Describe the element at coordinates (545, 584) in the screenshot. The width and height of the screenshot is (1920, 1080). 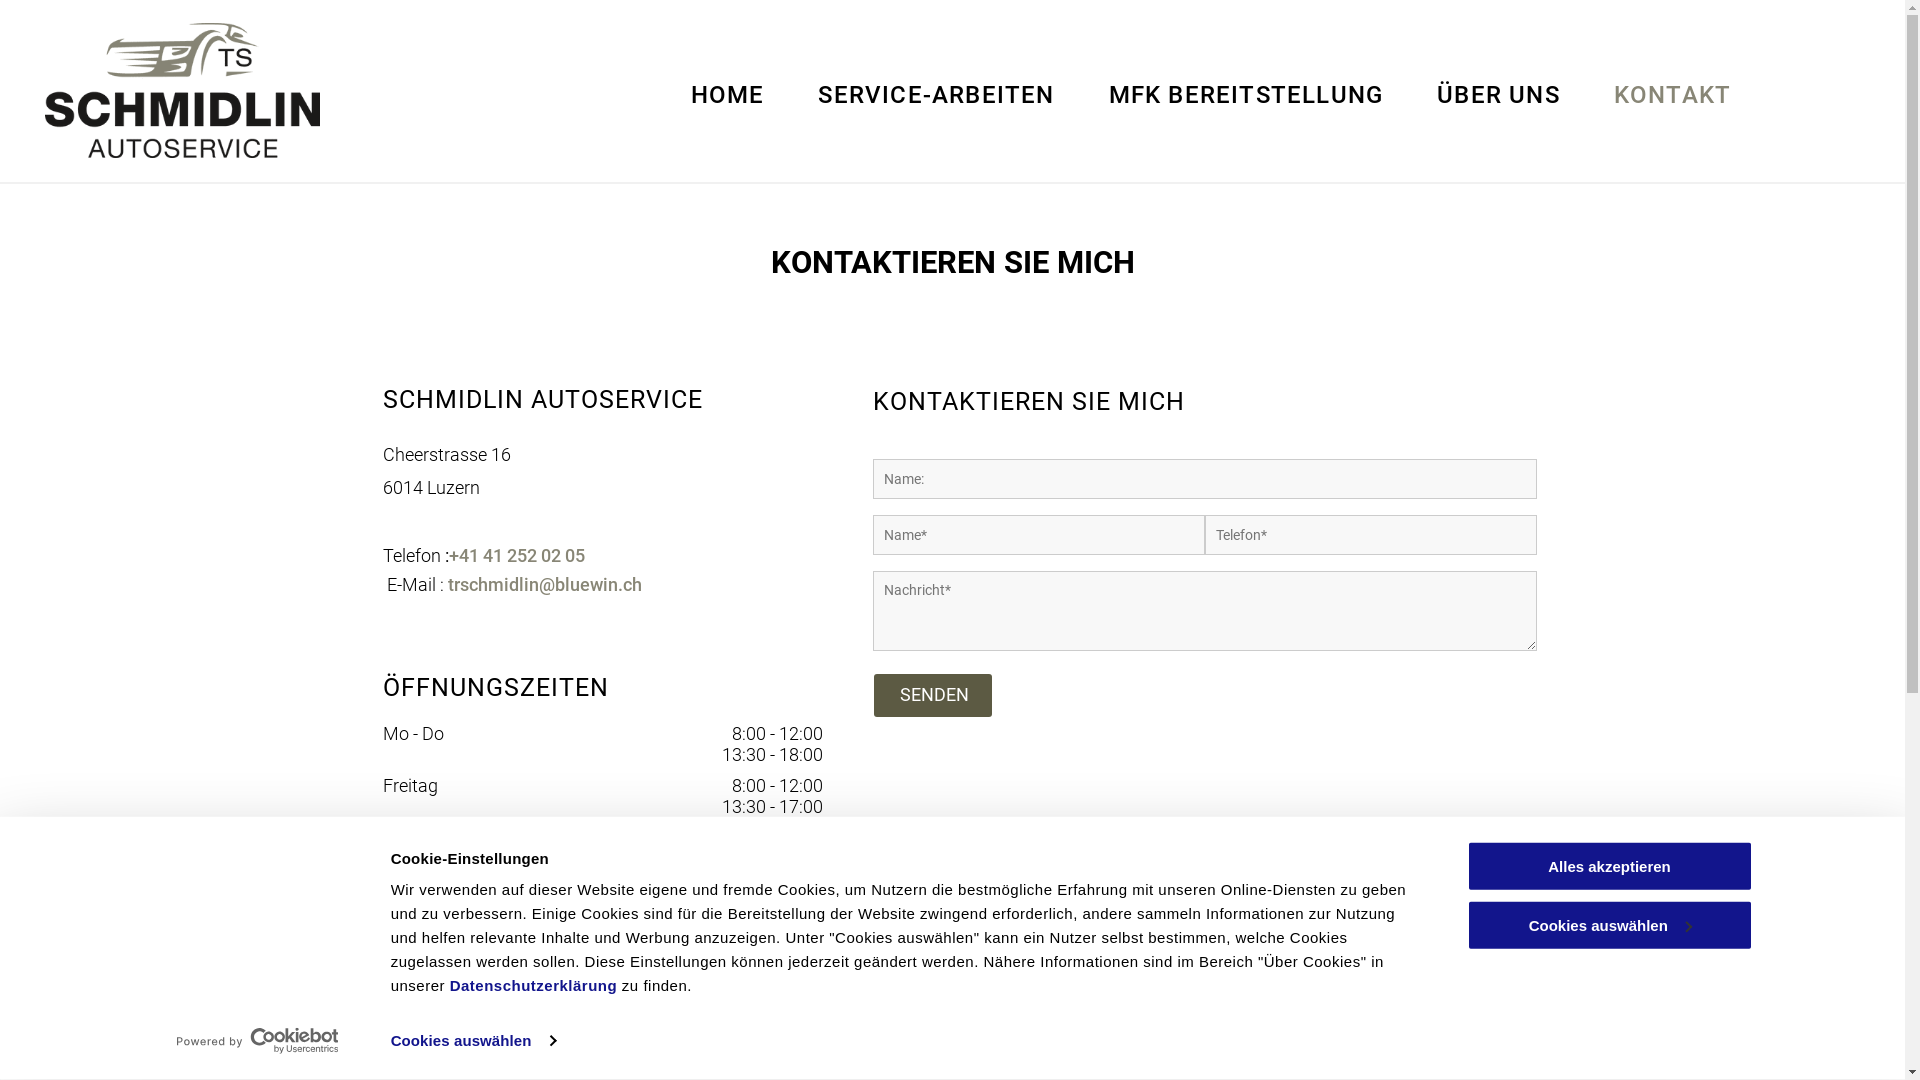
I see `'trschmidlin@bluewin.ch'` at that location.